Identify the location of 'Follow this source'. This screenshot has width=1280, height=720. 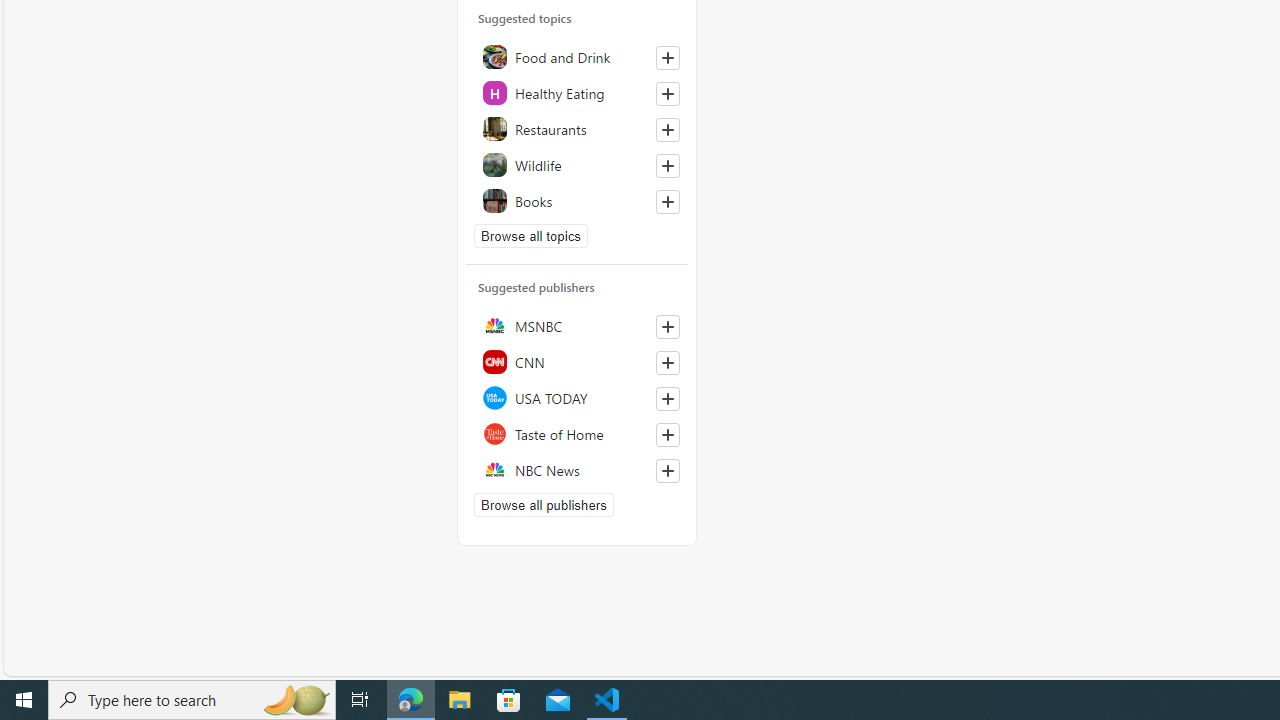
(667, 471).